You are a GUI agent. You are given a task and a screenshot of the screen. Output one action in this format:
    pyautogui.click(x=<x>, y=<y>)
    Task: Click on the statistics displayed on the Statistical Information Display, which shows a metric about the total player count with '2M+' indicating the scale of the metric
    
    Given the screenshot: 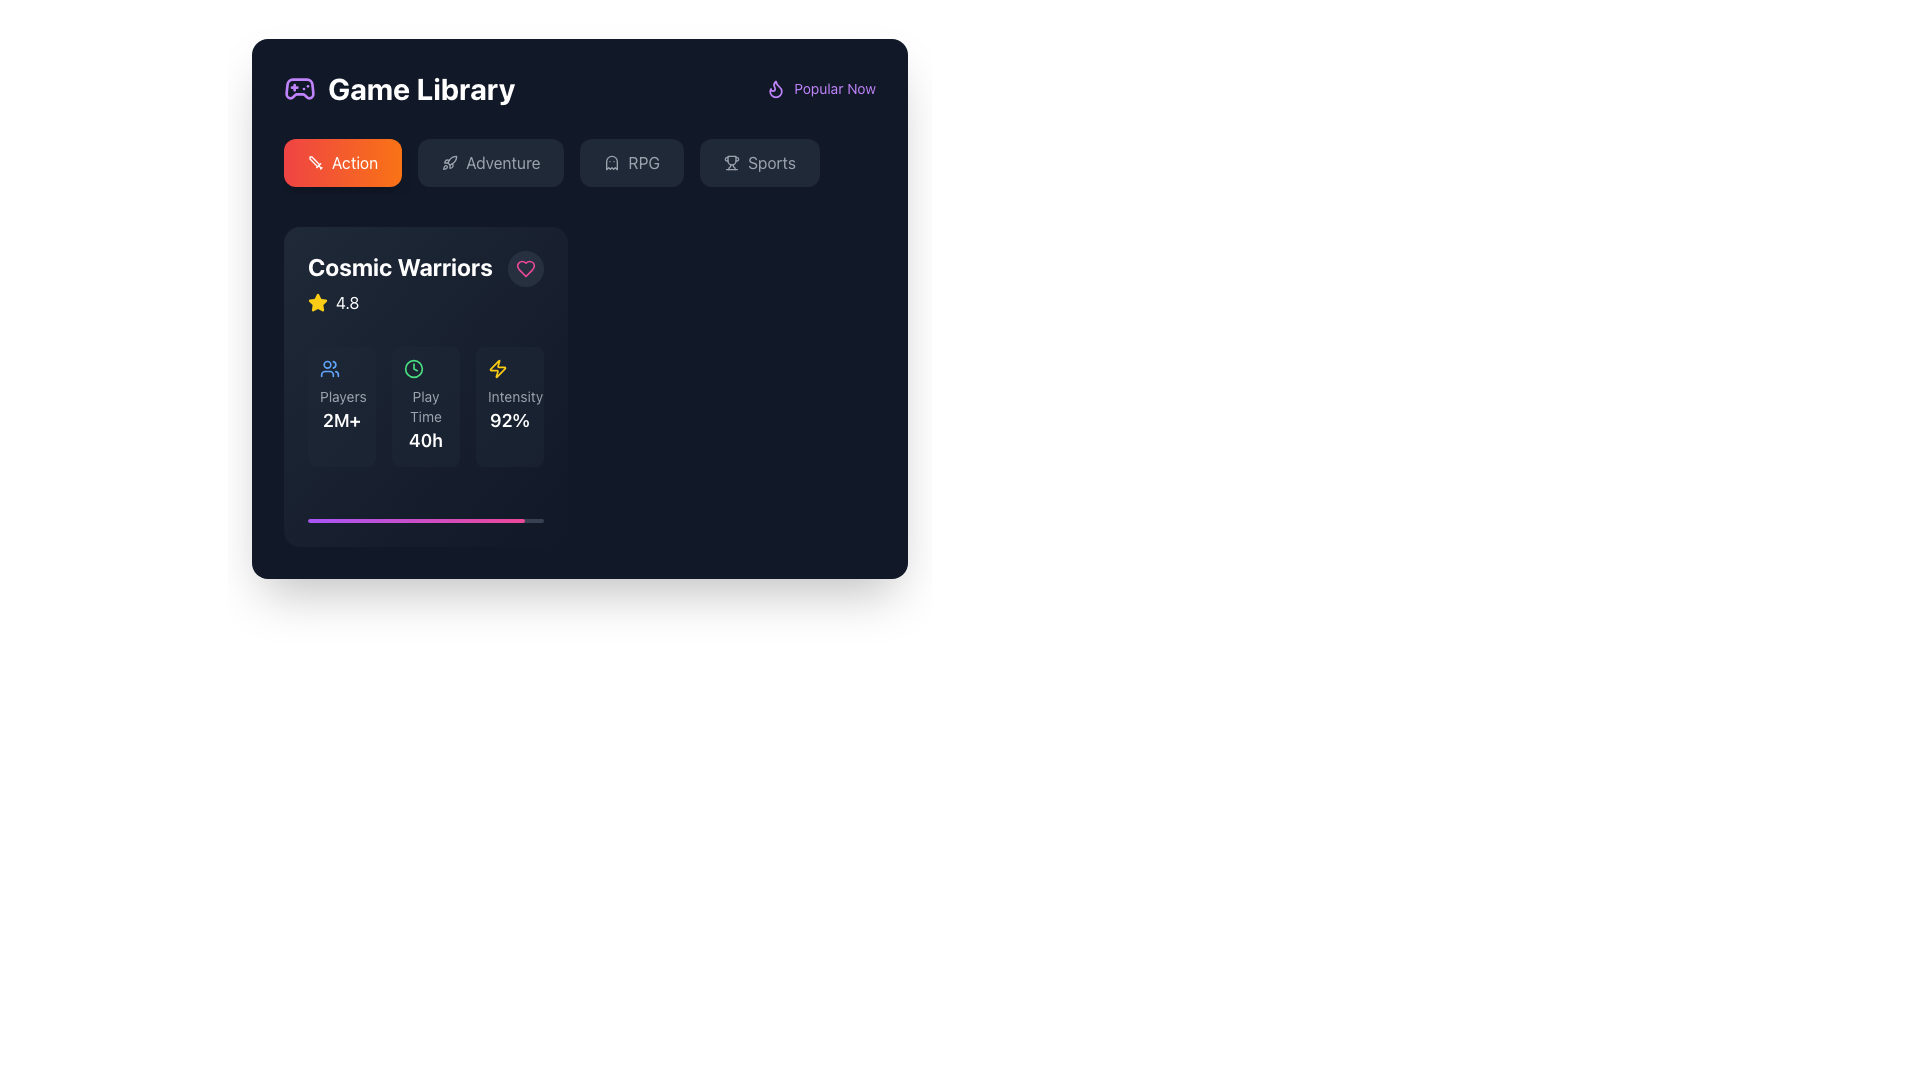 What is the action you would take?
    pyautogui.click(x=341, y=406)
    